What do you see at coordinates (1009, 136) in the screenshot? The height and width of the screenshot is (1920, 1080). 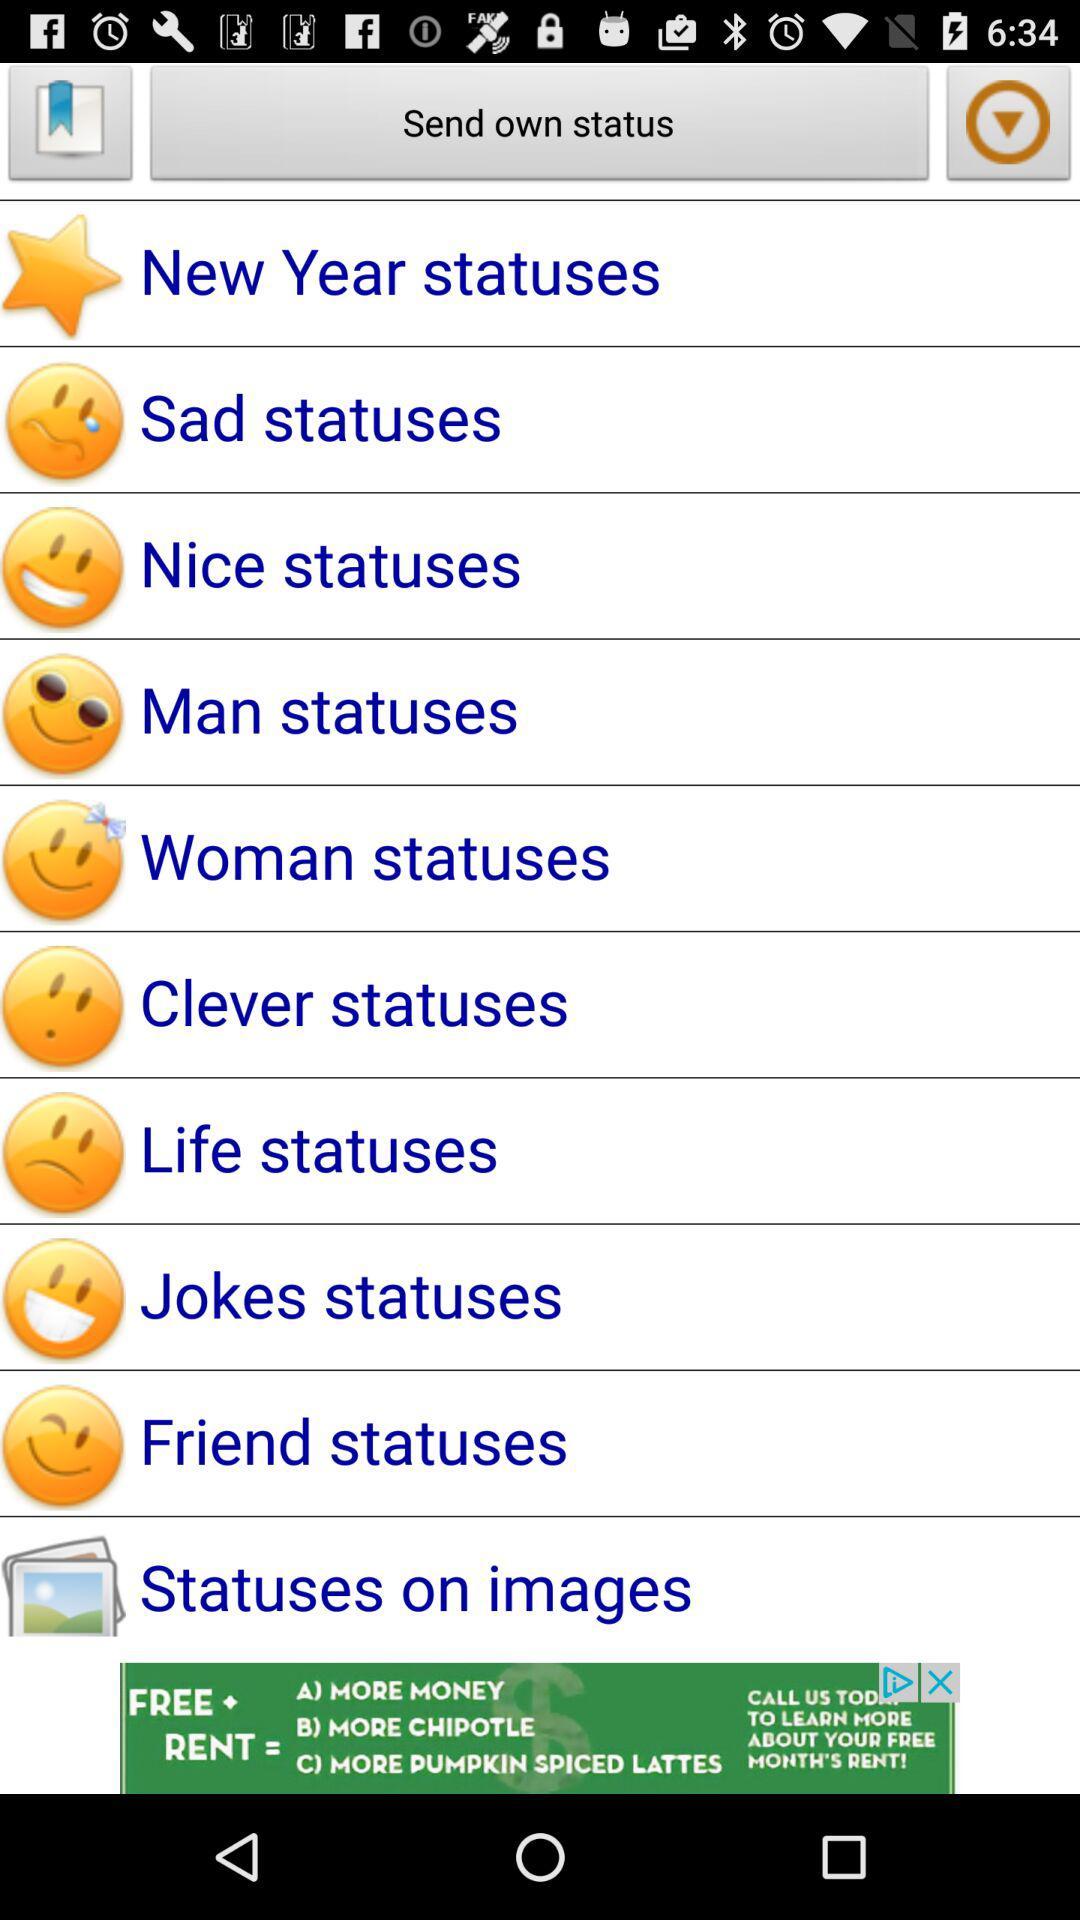 I see `the arrow_downward icon` at bounding box center [1009, 136].